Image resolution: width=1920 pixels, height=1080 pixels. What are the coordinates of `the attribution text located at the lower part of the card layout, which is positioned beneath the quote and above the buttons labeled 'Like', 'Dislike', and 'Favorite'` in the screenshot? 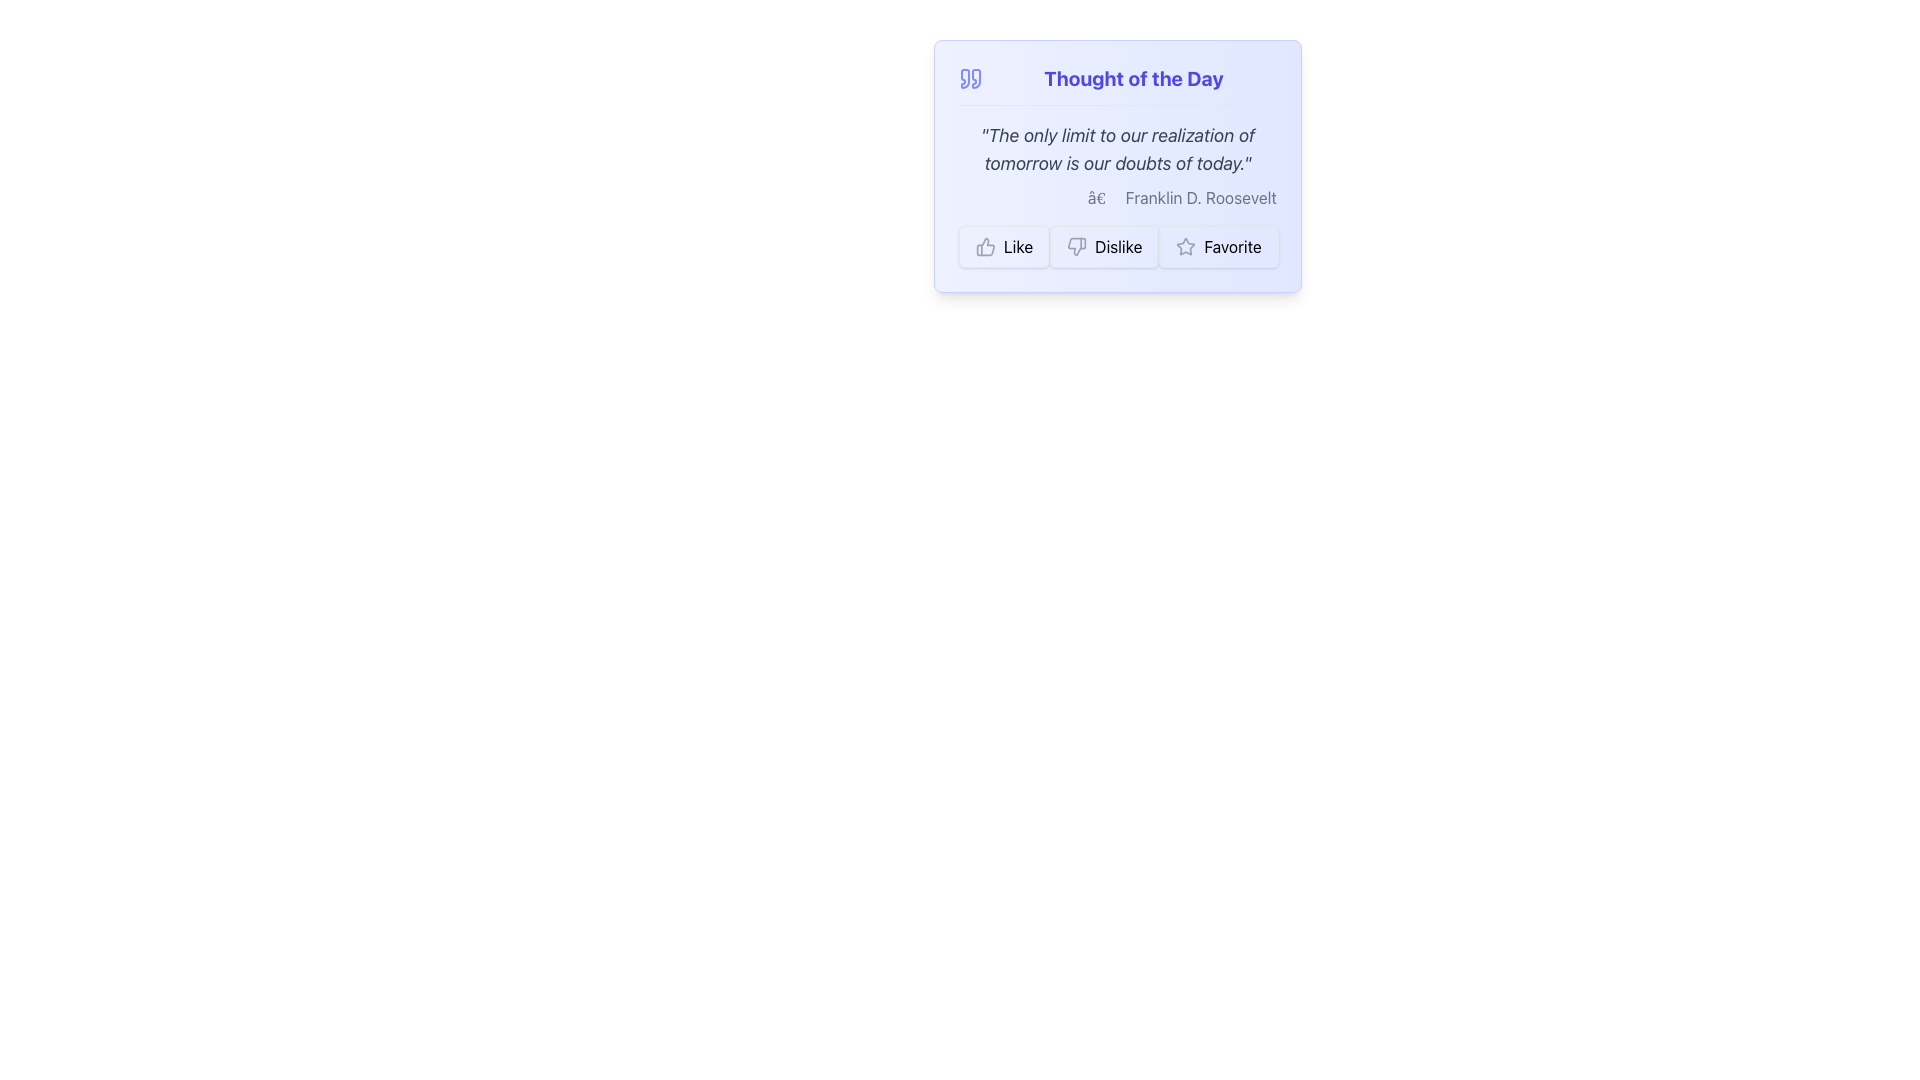 It's located at (1117, 197).